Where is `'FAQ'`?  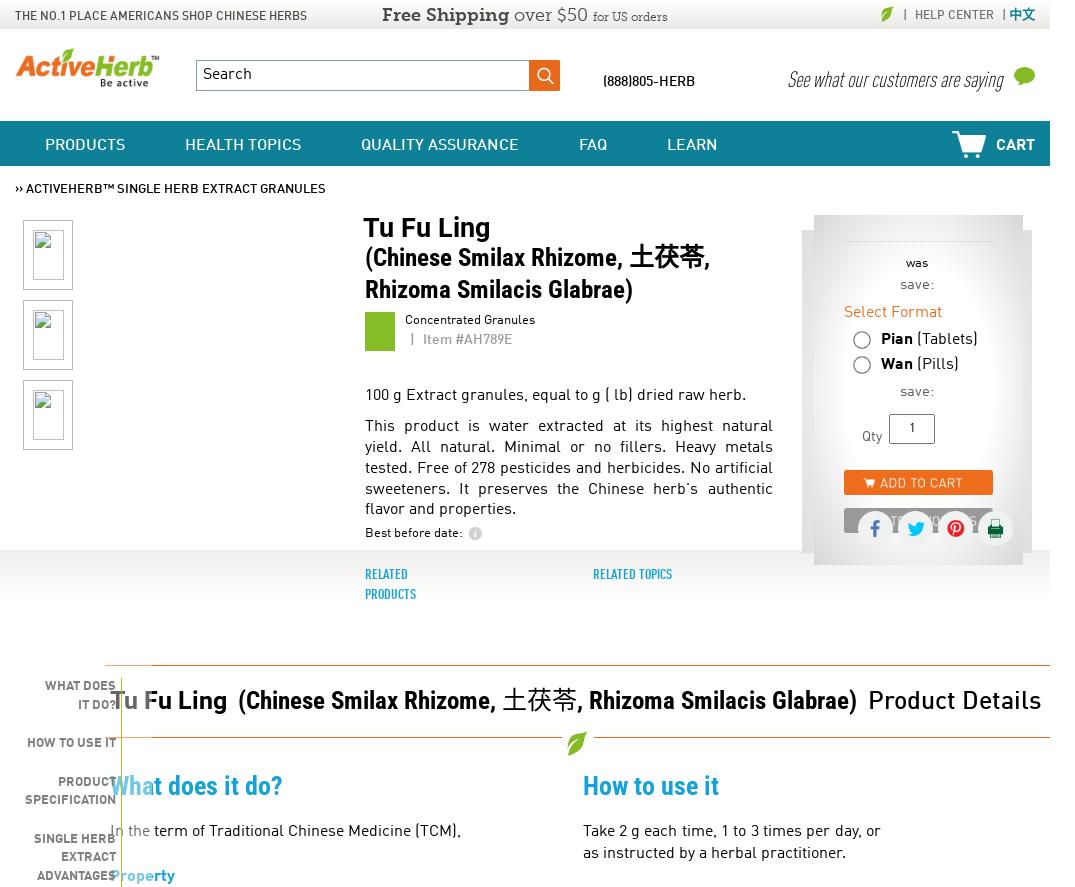
'FAQ' is located at coordinates (591, 146).